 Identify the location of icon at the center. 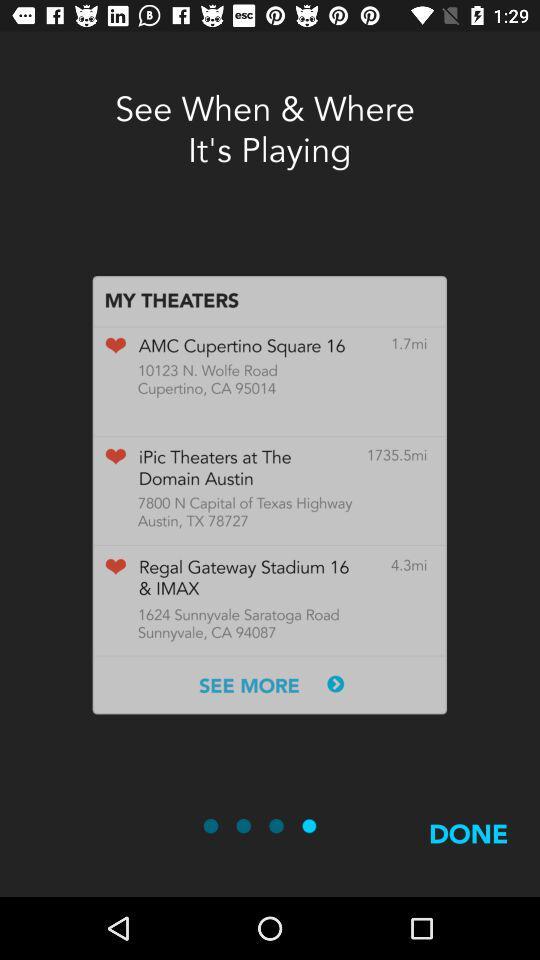
(269, 494).